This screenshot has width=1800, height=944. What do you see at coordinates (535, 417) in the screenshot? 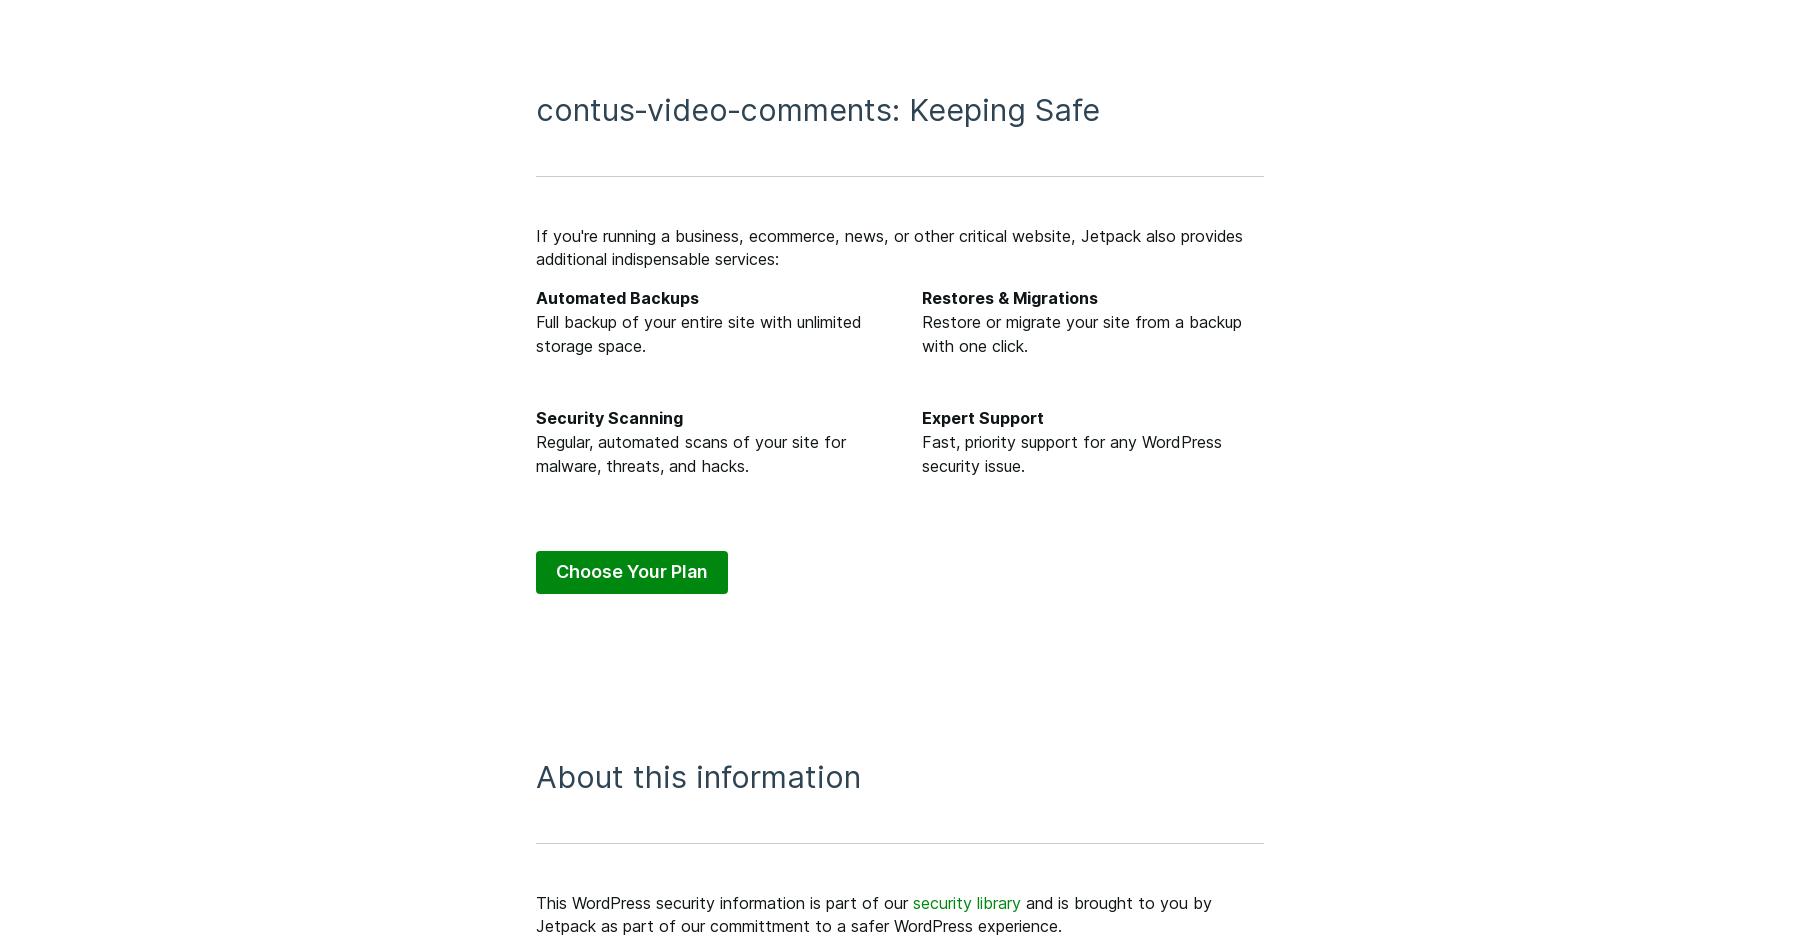
I see `'Security Scanning'` at bounding box center [535, 417].